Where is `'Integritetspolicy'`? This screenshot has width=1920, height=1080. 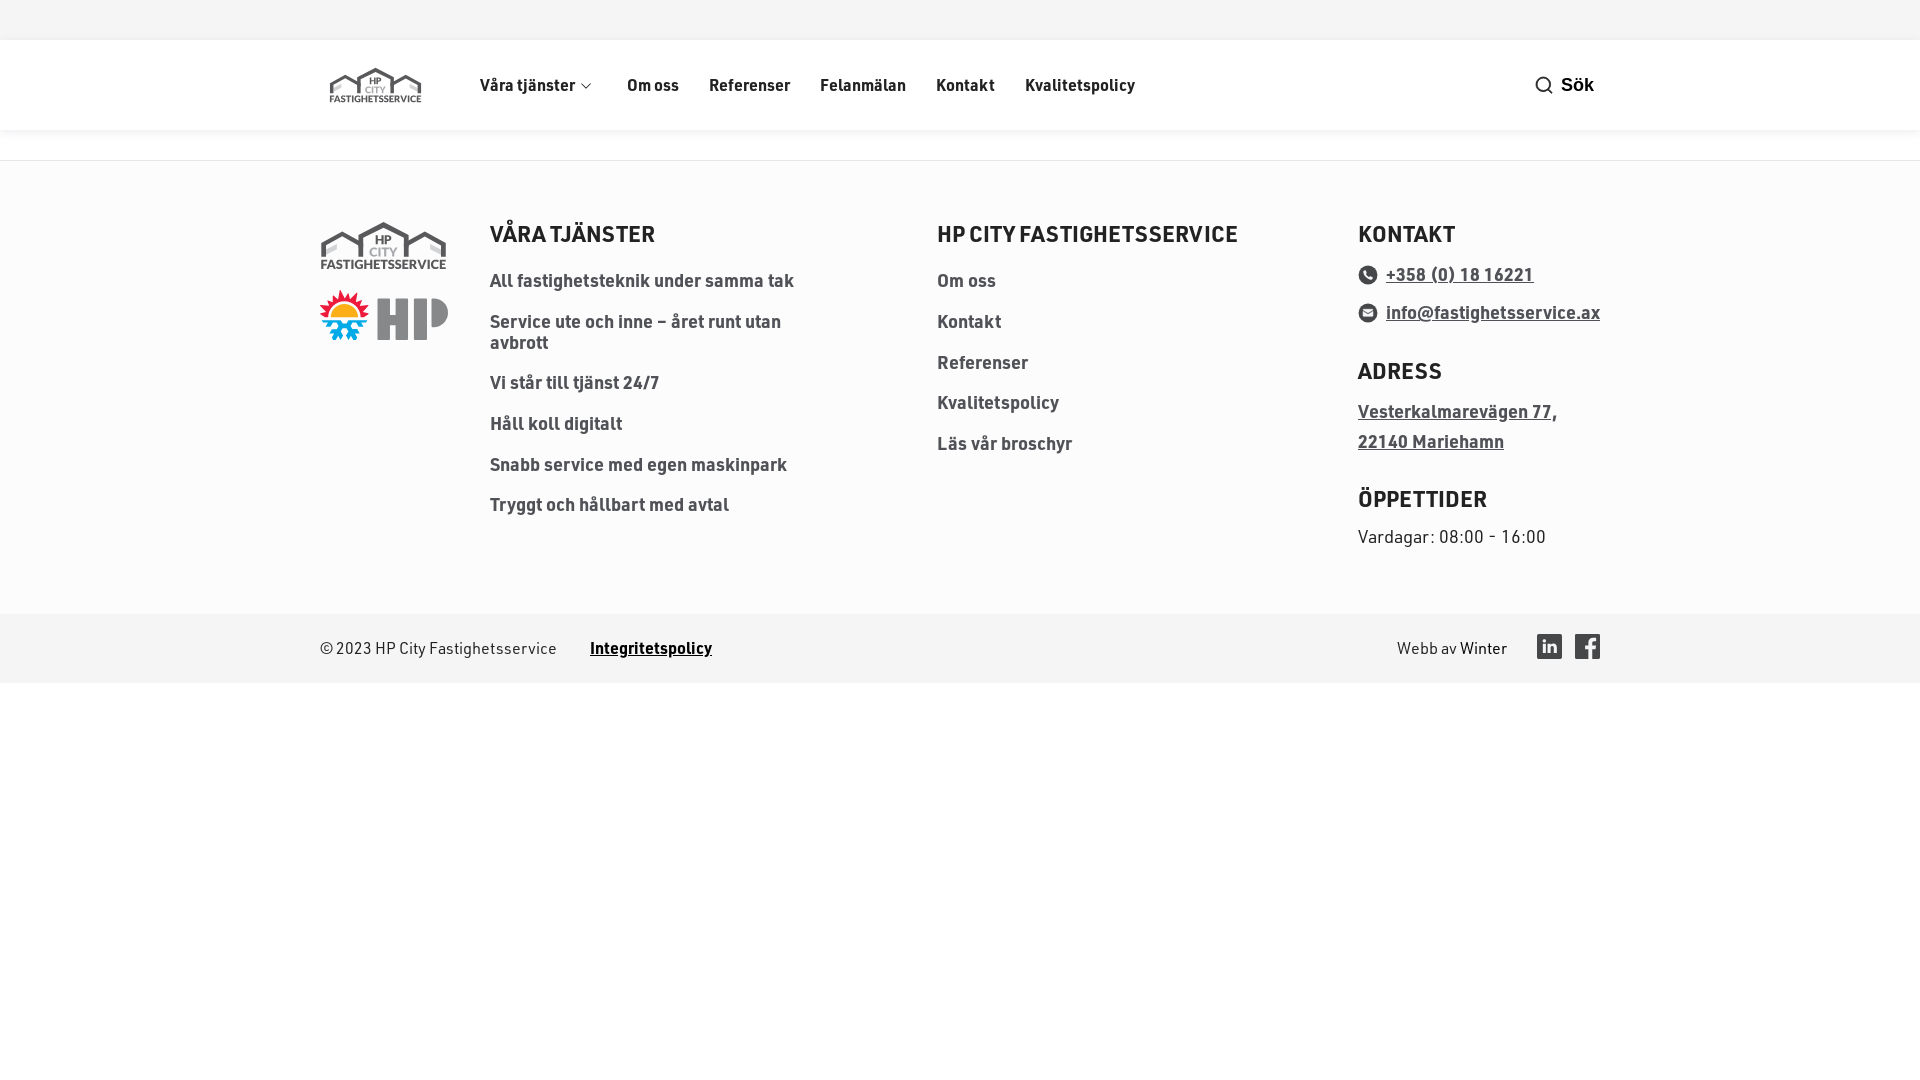 'Integritetspolicy' is located at coordinates (651, 647).